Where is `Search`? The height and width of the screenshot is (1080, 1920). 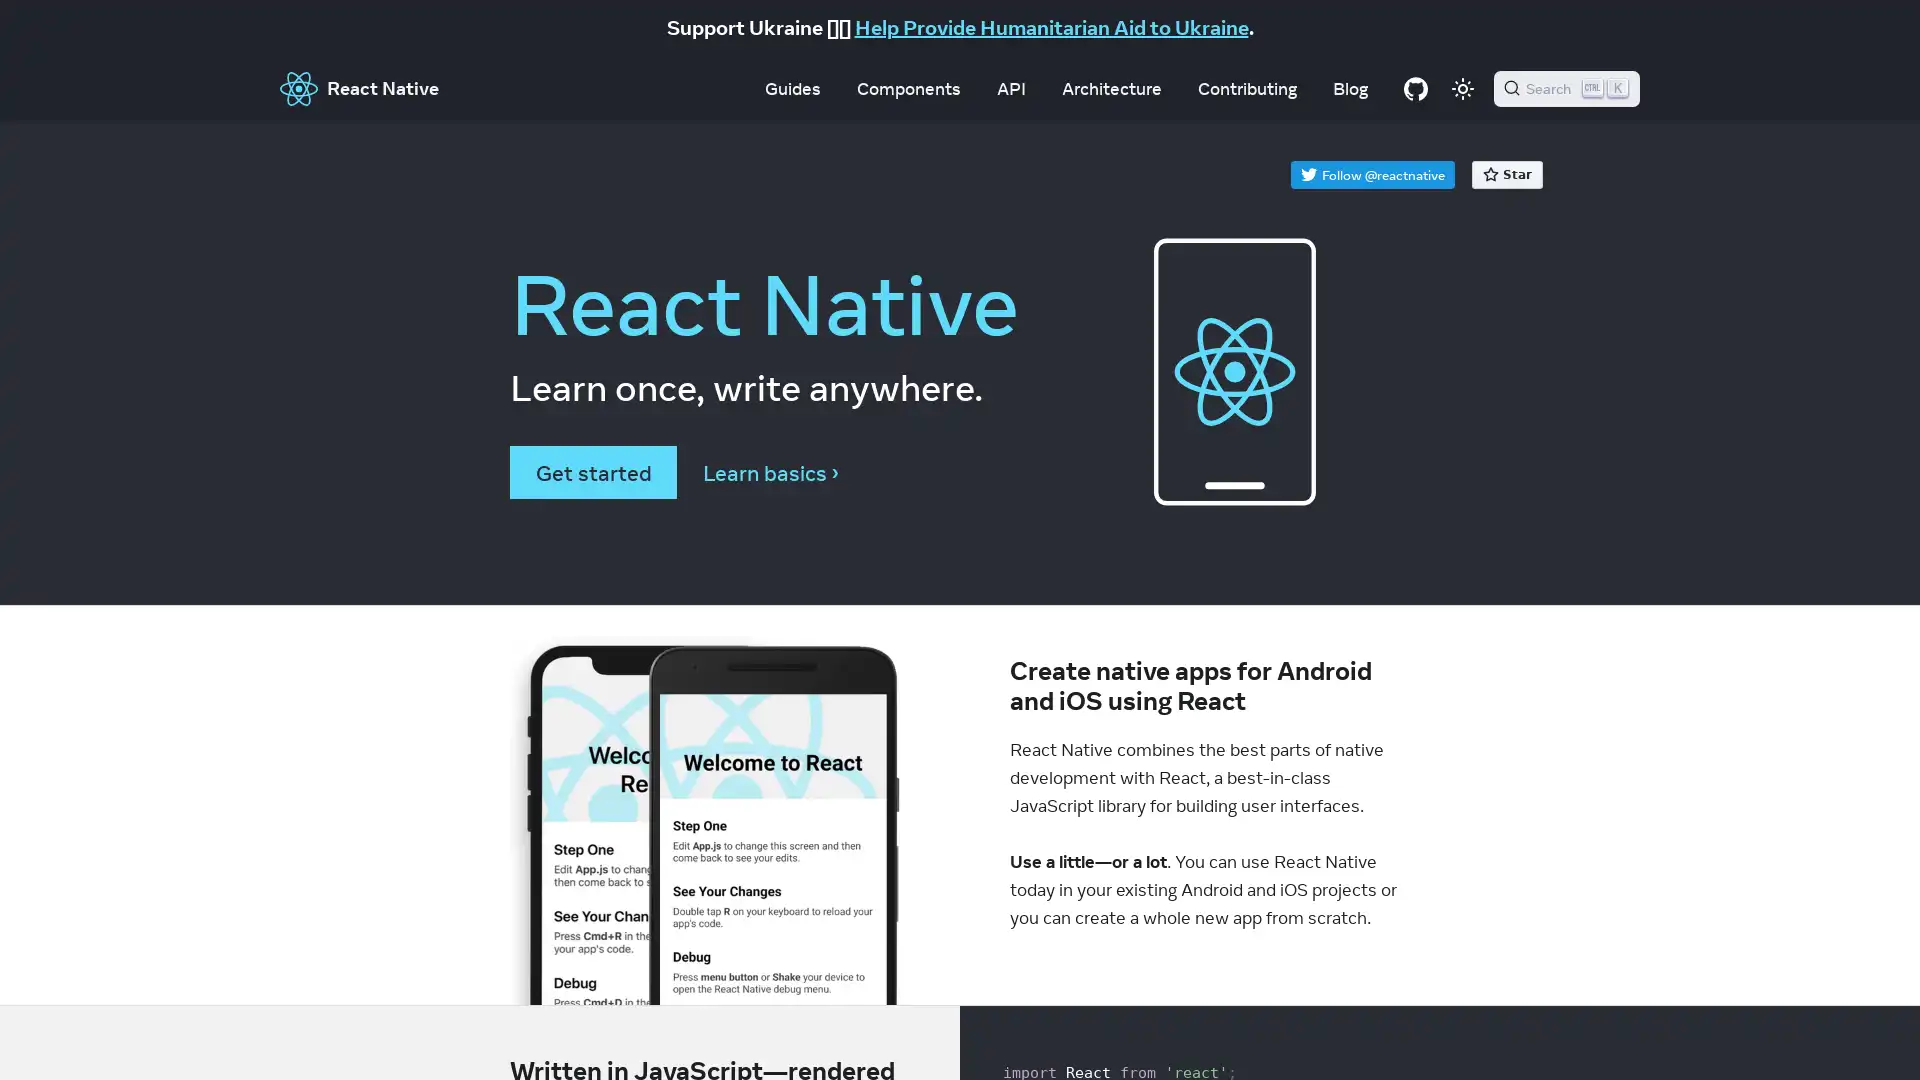
Search is located at coordinates (1565, 87).